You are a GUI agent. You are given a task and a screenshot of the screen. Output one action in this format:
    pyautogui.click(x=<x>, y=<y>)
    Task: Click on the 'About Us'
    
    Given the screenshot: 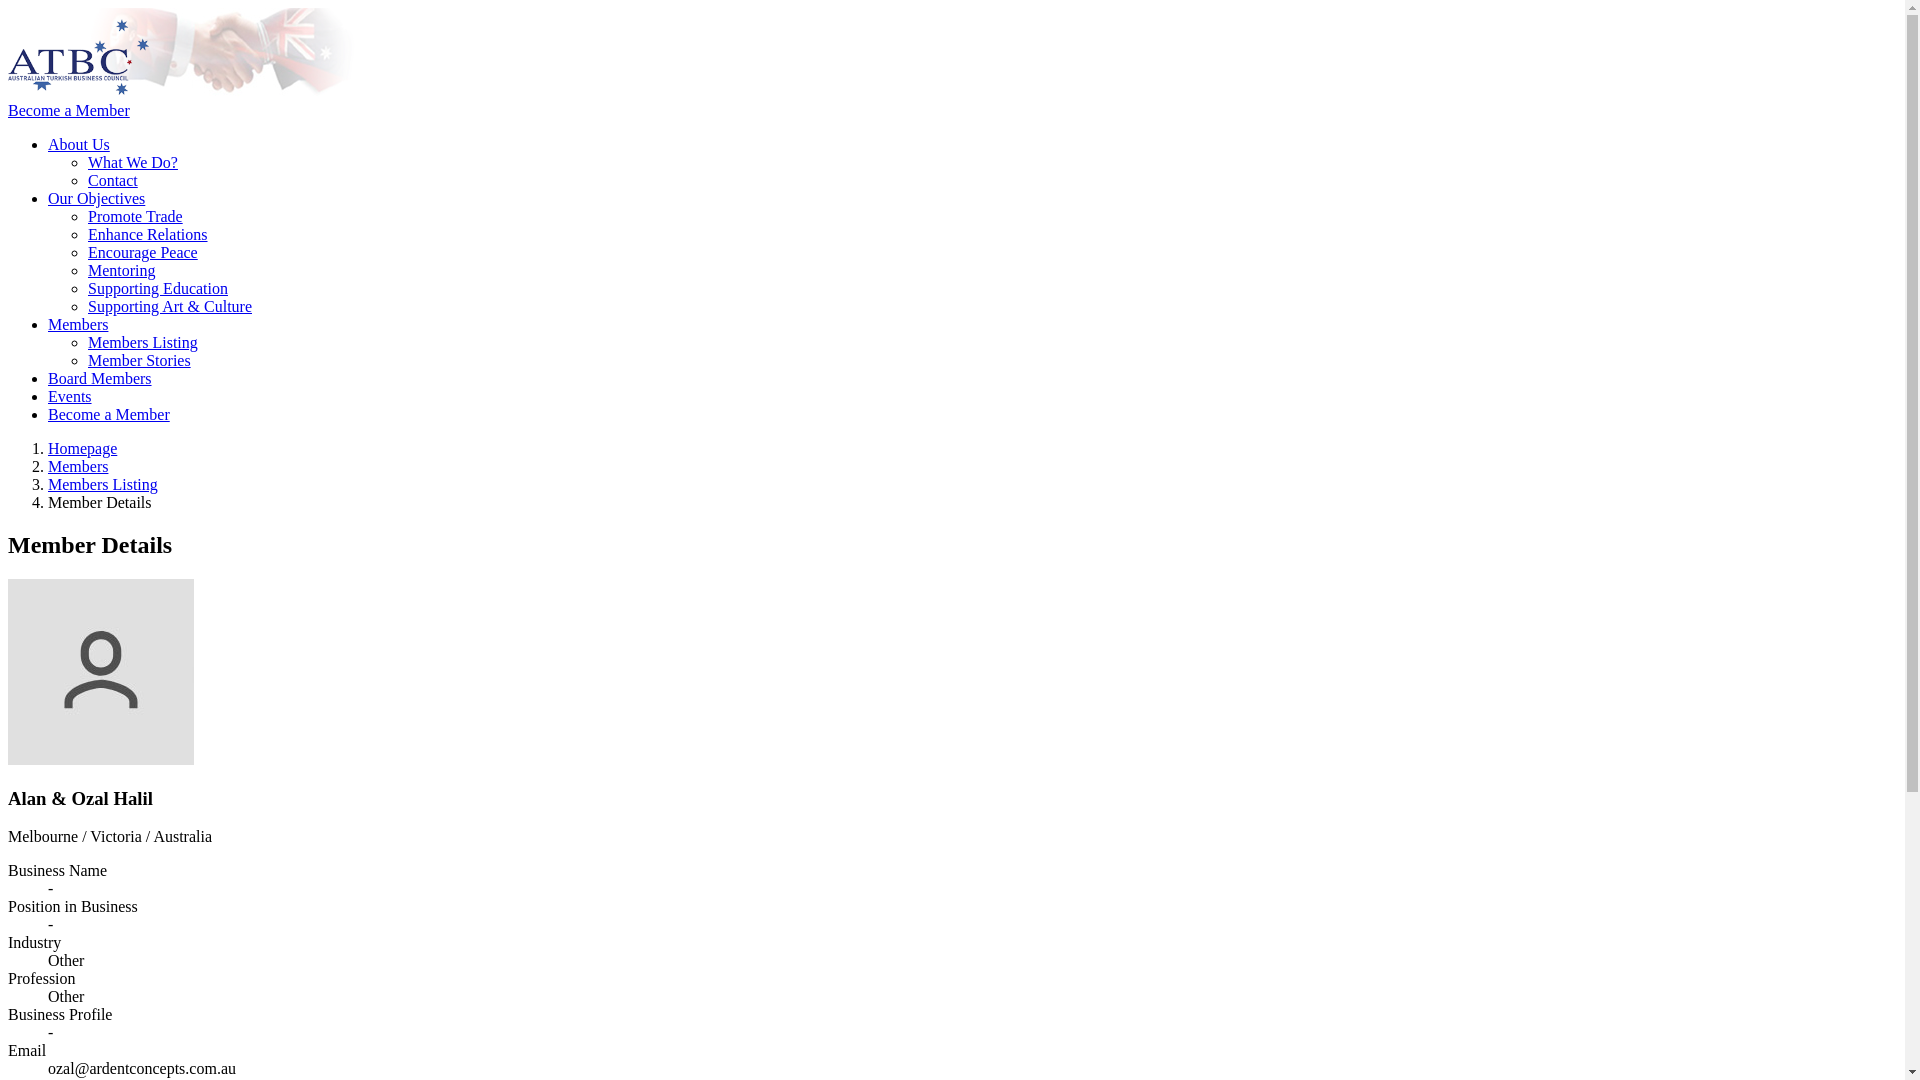 What is the action you would take?
    pyautogui.click(x=78, y=143)
    